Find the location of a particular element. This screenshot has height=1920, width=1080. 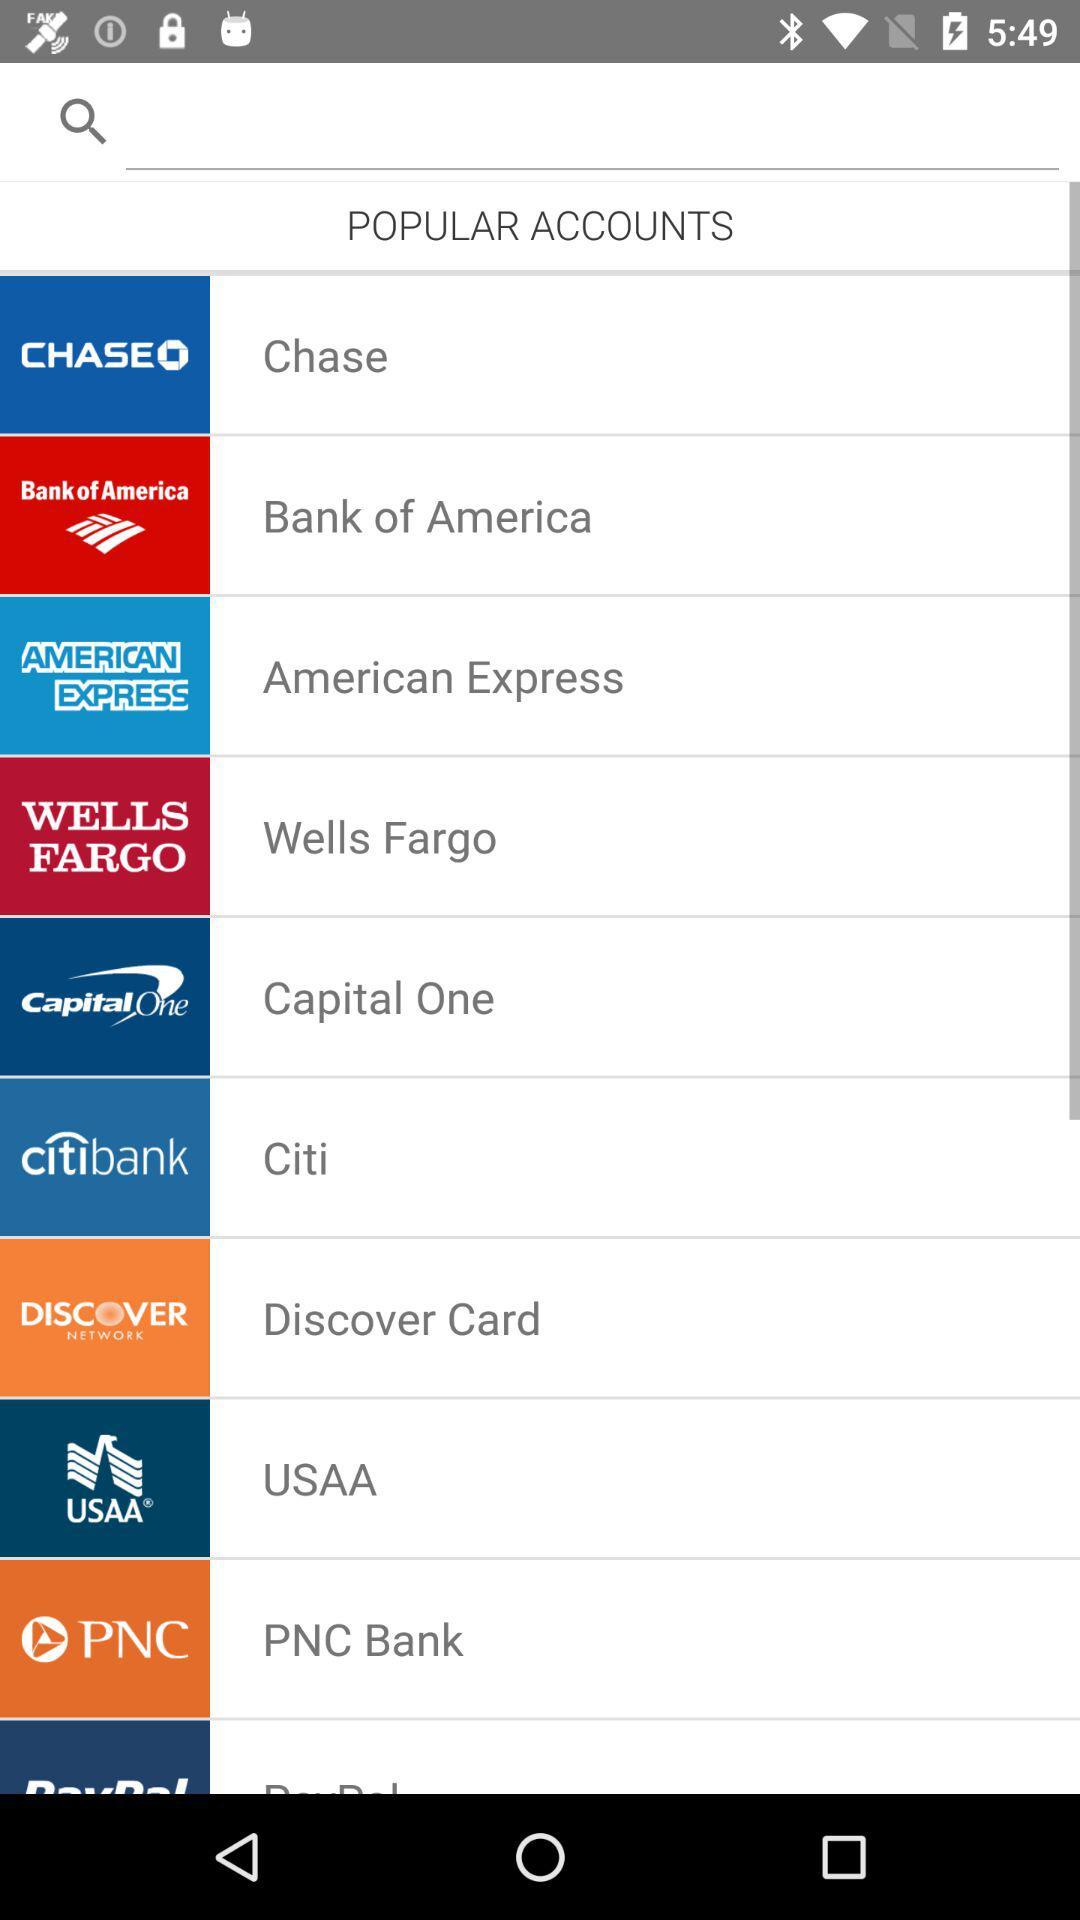

icon above usaa is located at coordinates (401, 1317).